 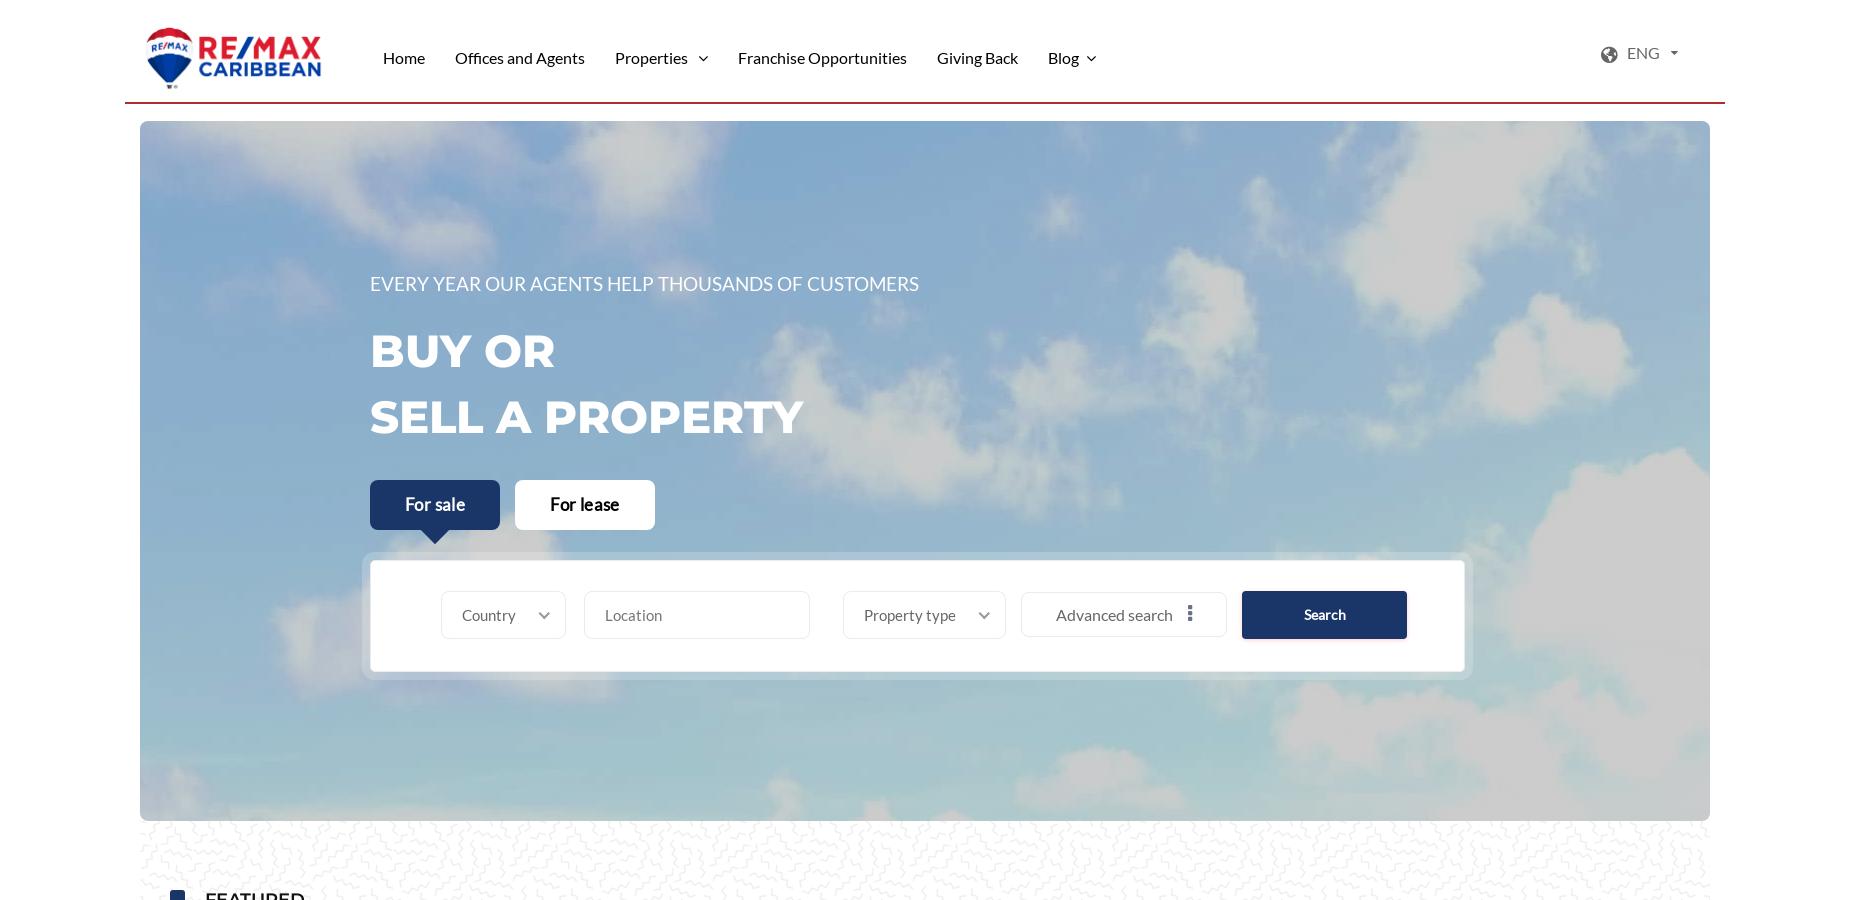 I want to click on 'Commercial building', so click(x=880, y=765).